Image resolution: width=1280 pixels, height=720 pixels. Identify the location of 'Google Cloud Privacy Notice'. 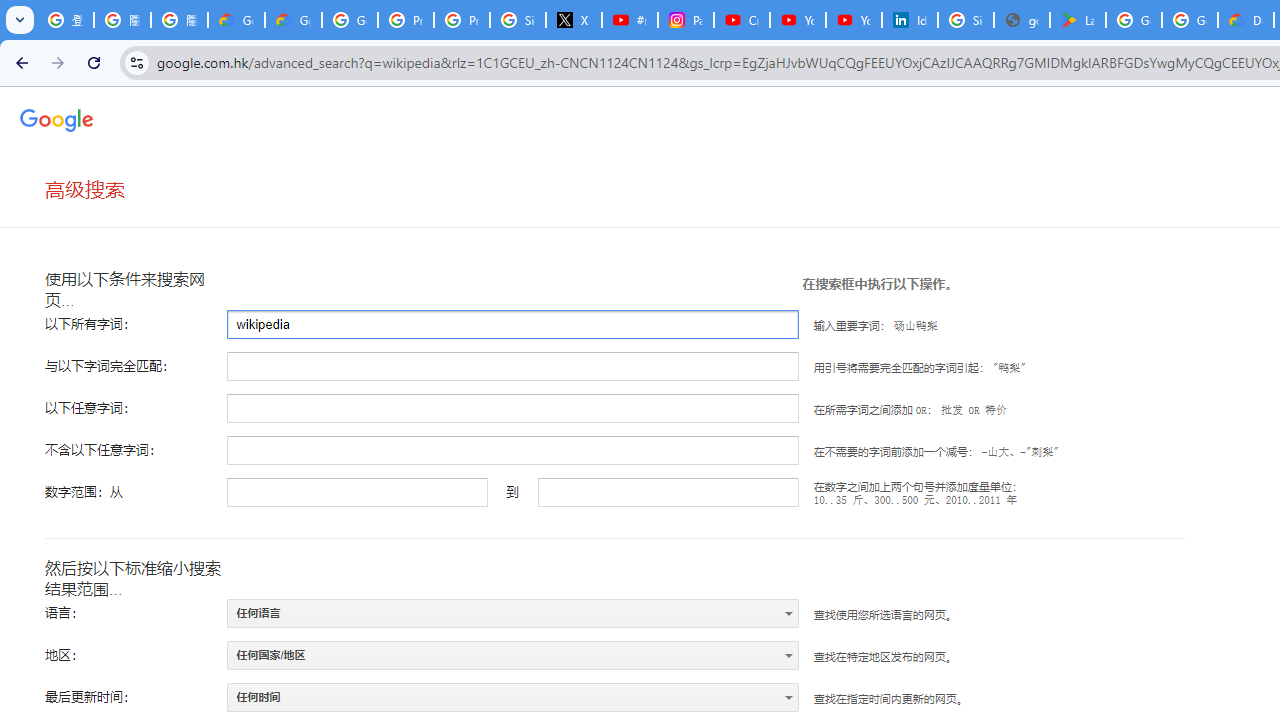
(236, 20).